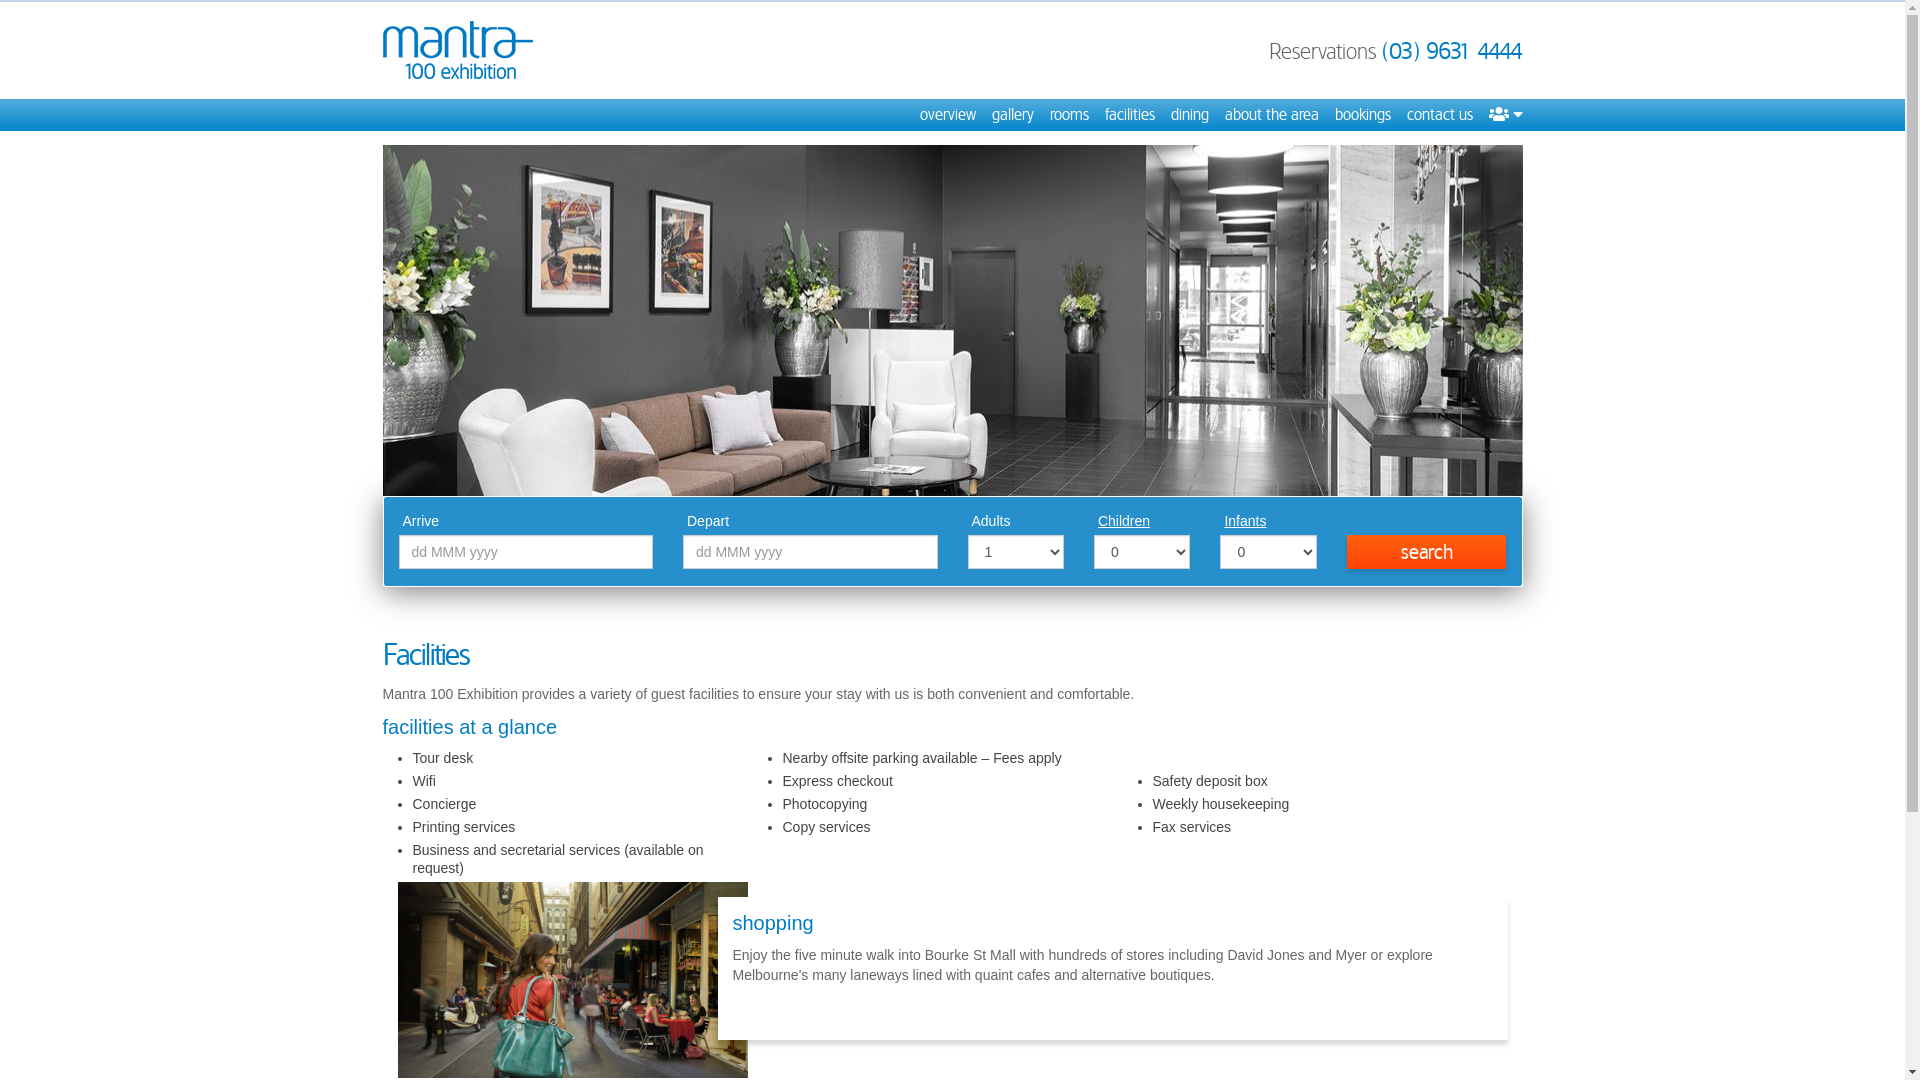 Image resolution: width=1920 pixels, height=1080 pixels. I want to click on '(03) 9631 4444', so click(1381, 49).